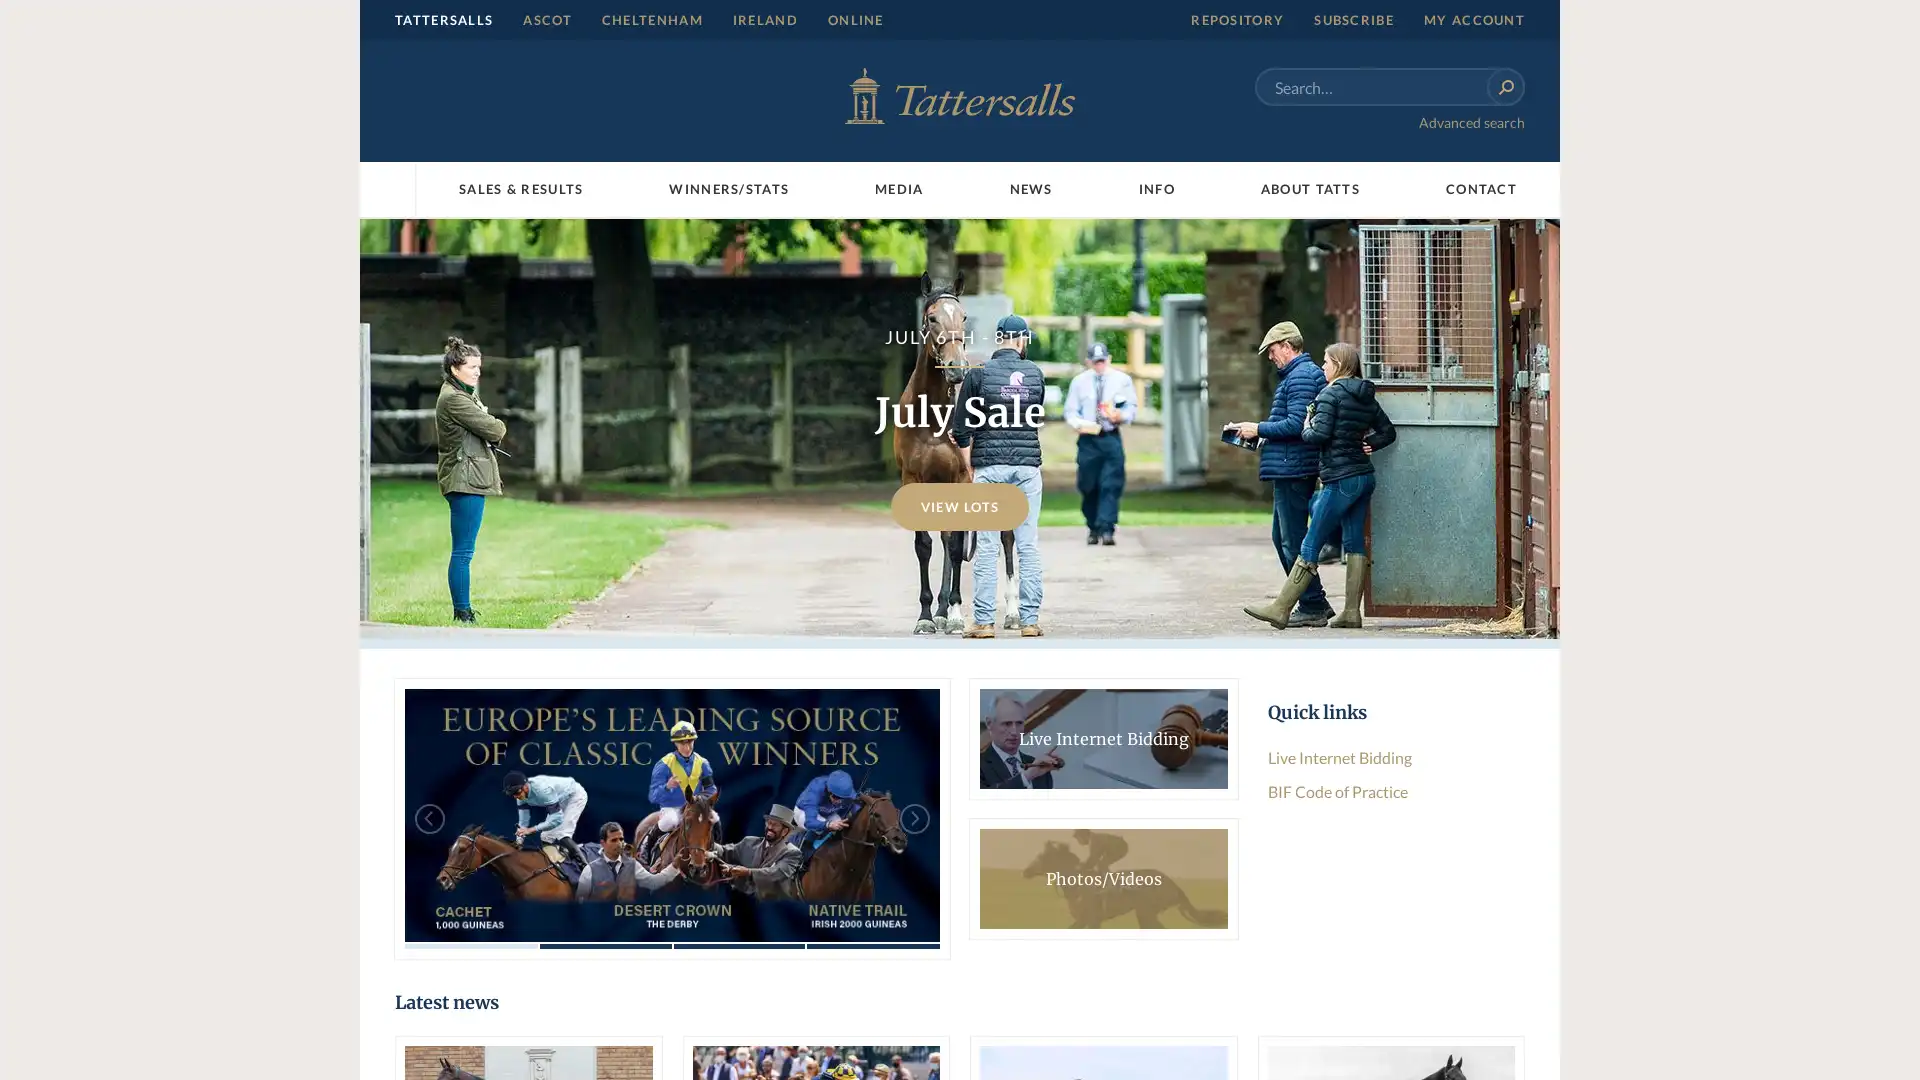  I want to click on Next, so click(1507, 433).